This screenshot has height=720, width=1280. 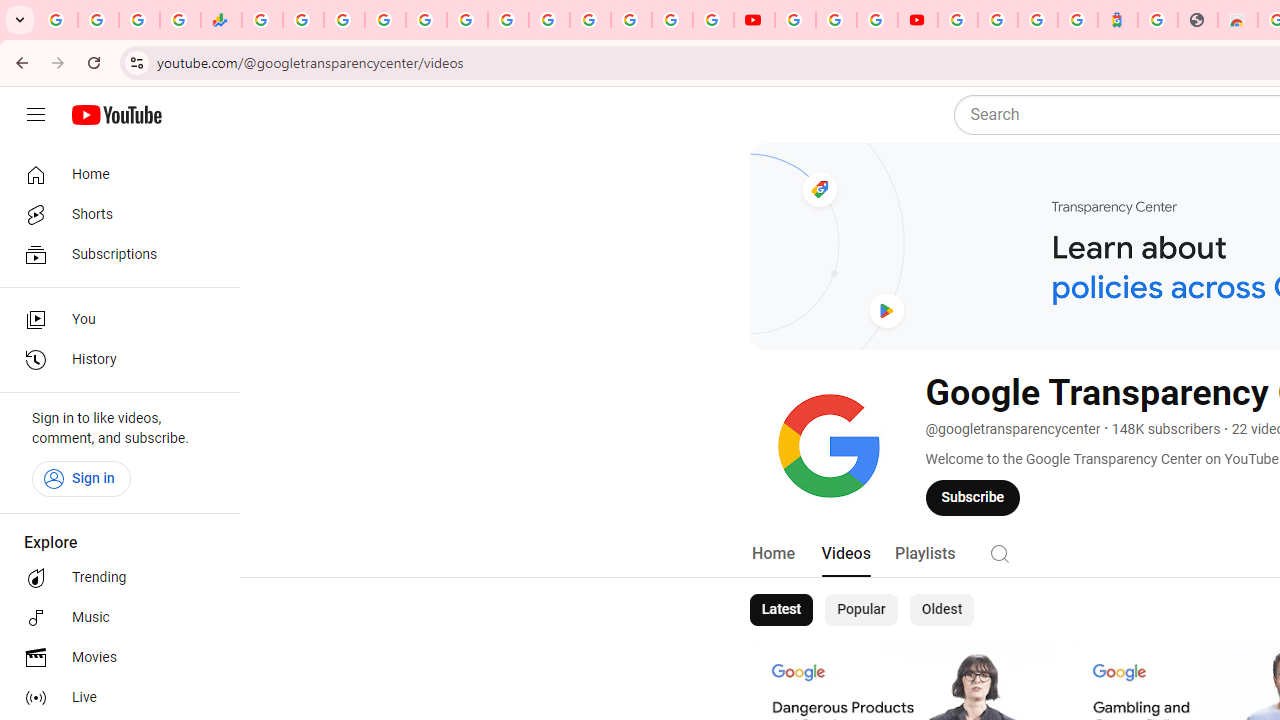 I want to click on 'Google Workspace Admin Community', so click(x=57, y=20).